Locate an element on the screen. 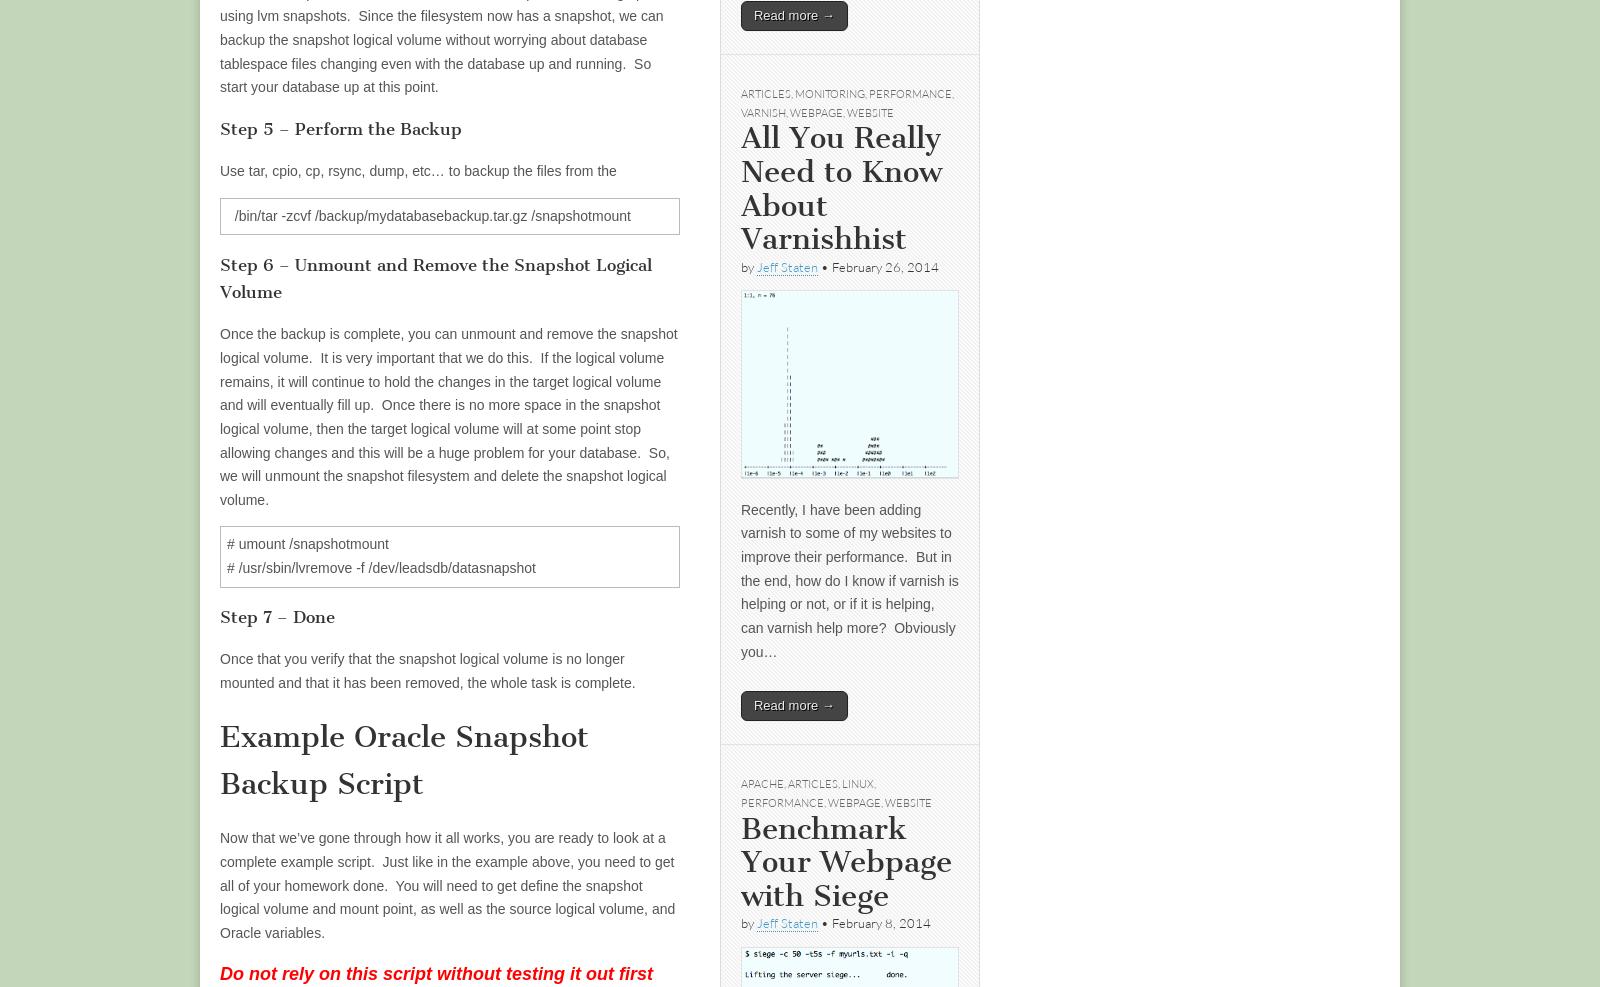 Image resolution: width=1600 pixels, height=987 pixels. 'Once the backup is complete, you can unmount and remove the snapshot logical volume.  It is very important that we do this.  If the logical volume remains, it will continue to hold the changes in the target logical volume and will eventually fill up.  Once there is no more space in the snapshot logical volume, then the target logical volume will at some point stop allowing changes and this will be a huge problem for your database.  So, we will unmount the snapshot filesystem and delete the snapshot logical volume.' is located at coordinates (220, 416).